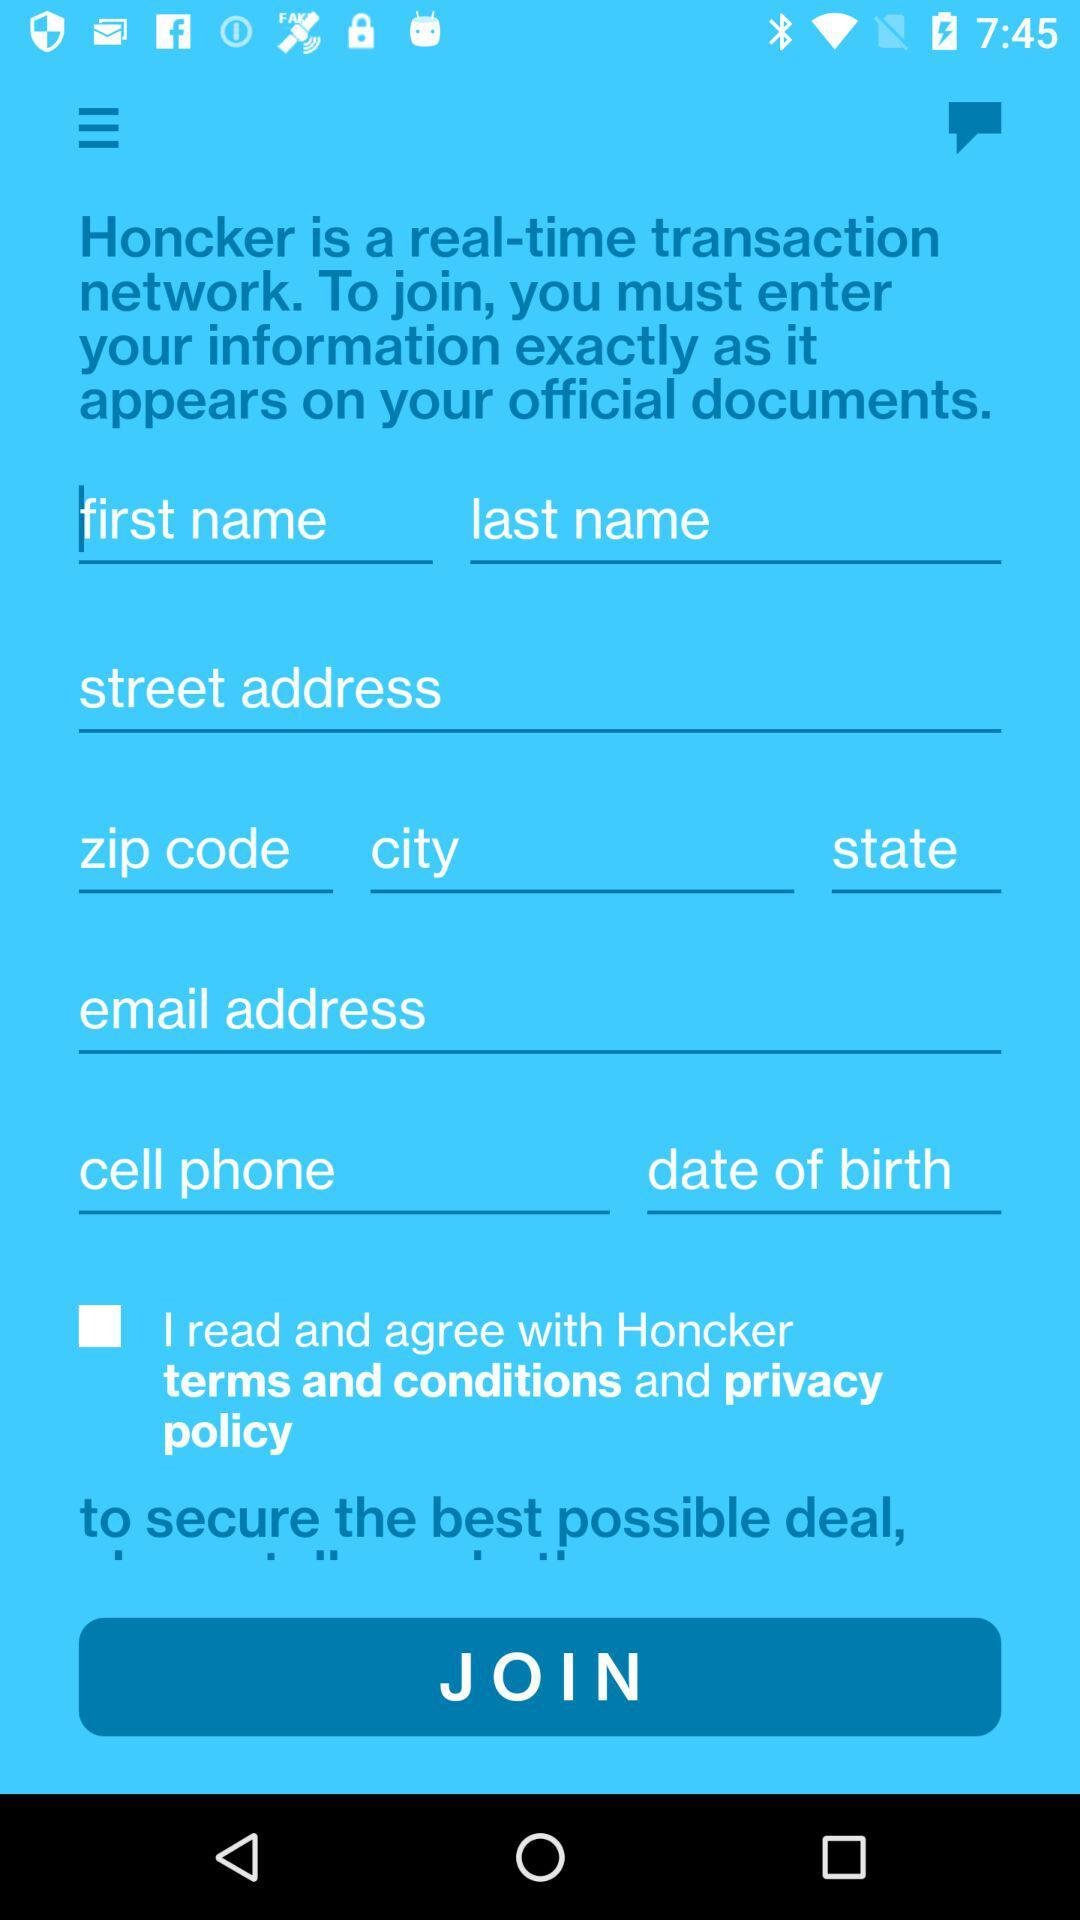 Image resolution: width=1080 pixels, height=1920 pixels. What do you see at coordinates (99, 1325) in the screenshot?
I see `agree to terms and conditions` at bounding box center [99, 1325].